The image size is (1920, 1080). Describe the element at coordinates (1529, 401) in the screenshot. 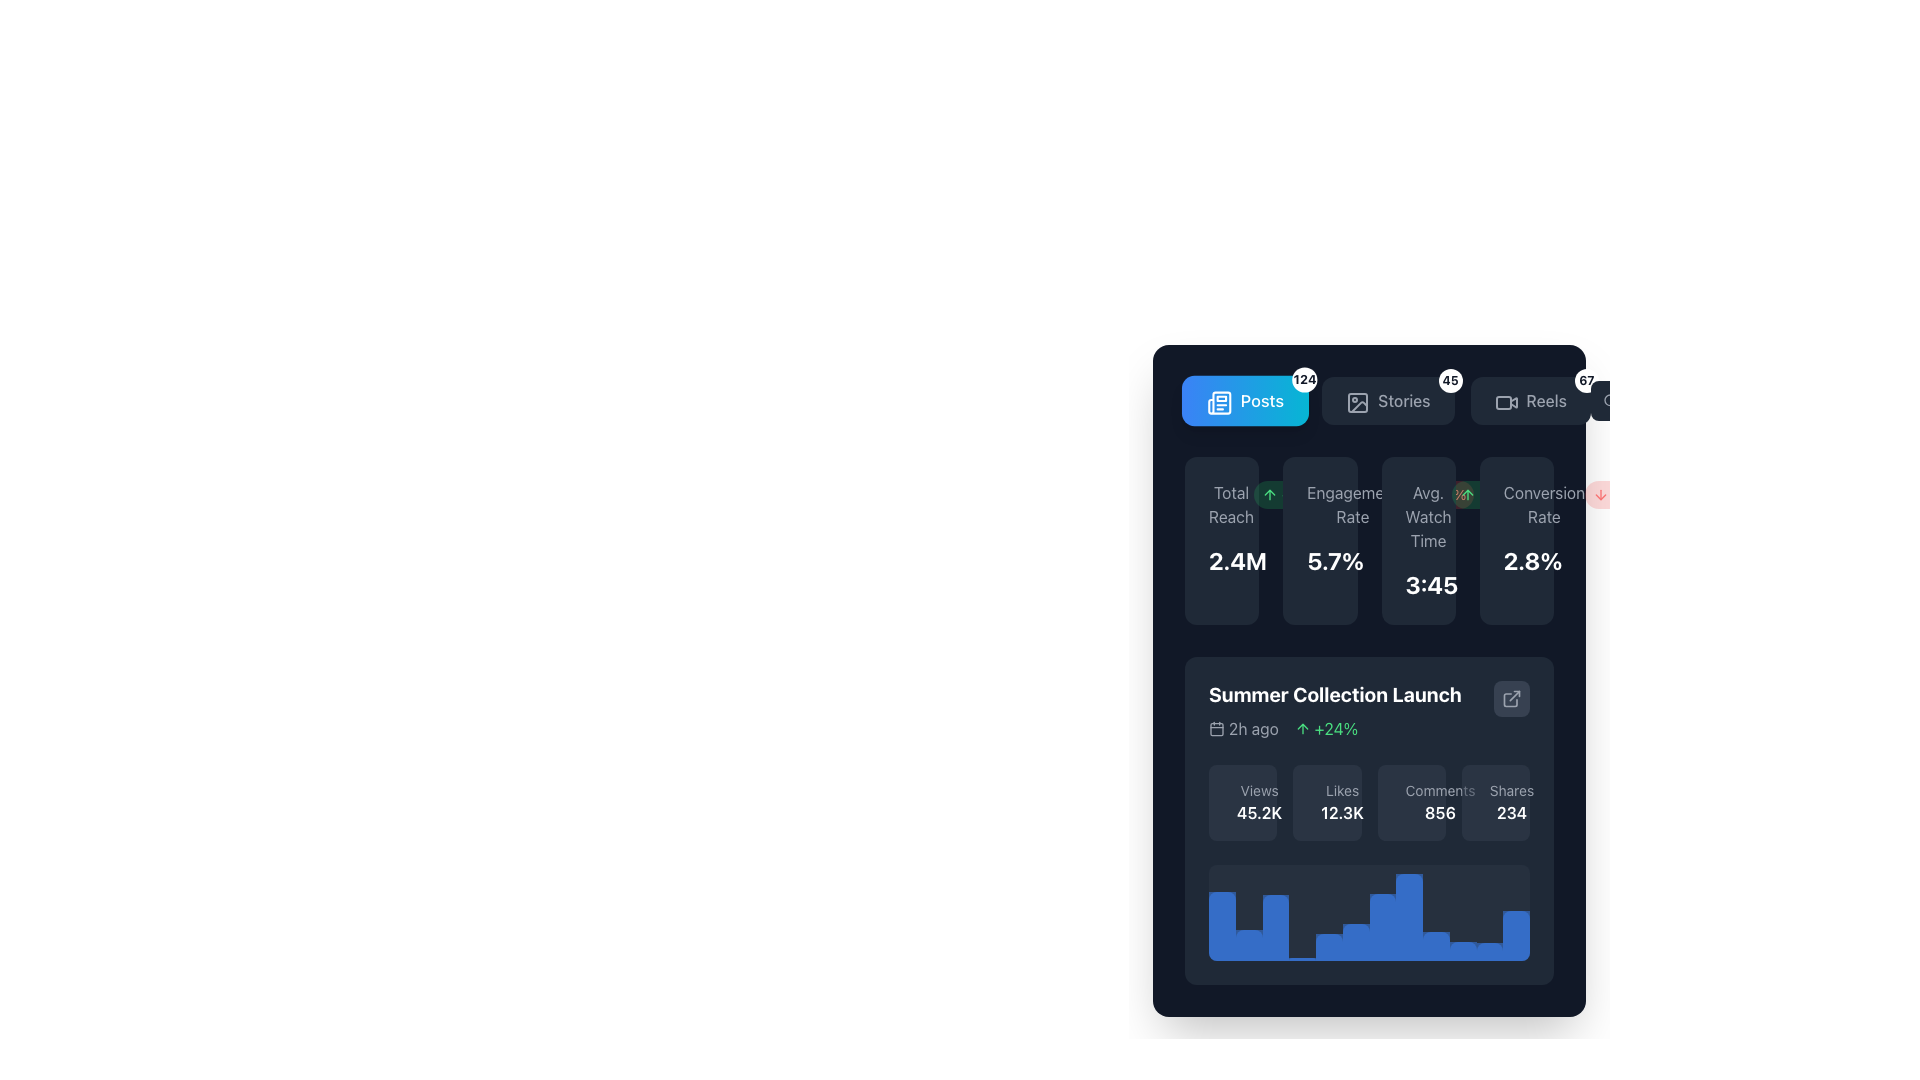

I see `the 'Reels' button with badge, which features a dark background, a video camera icon, and the badge showing '67' at the top-right corner` at that location.